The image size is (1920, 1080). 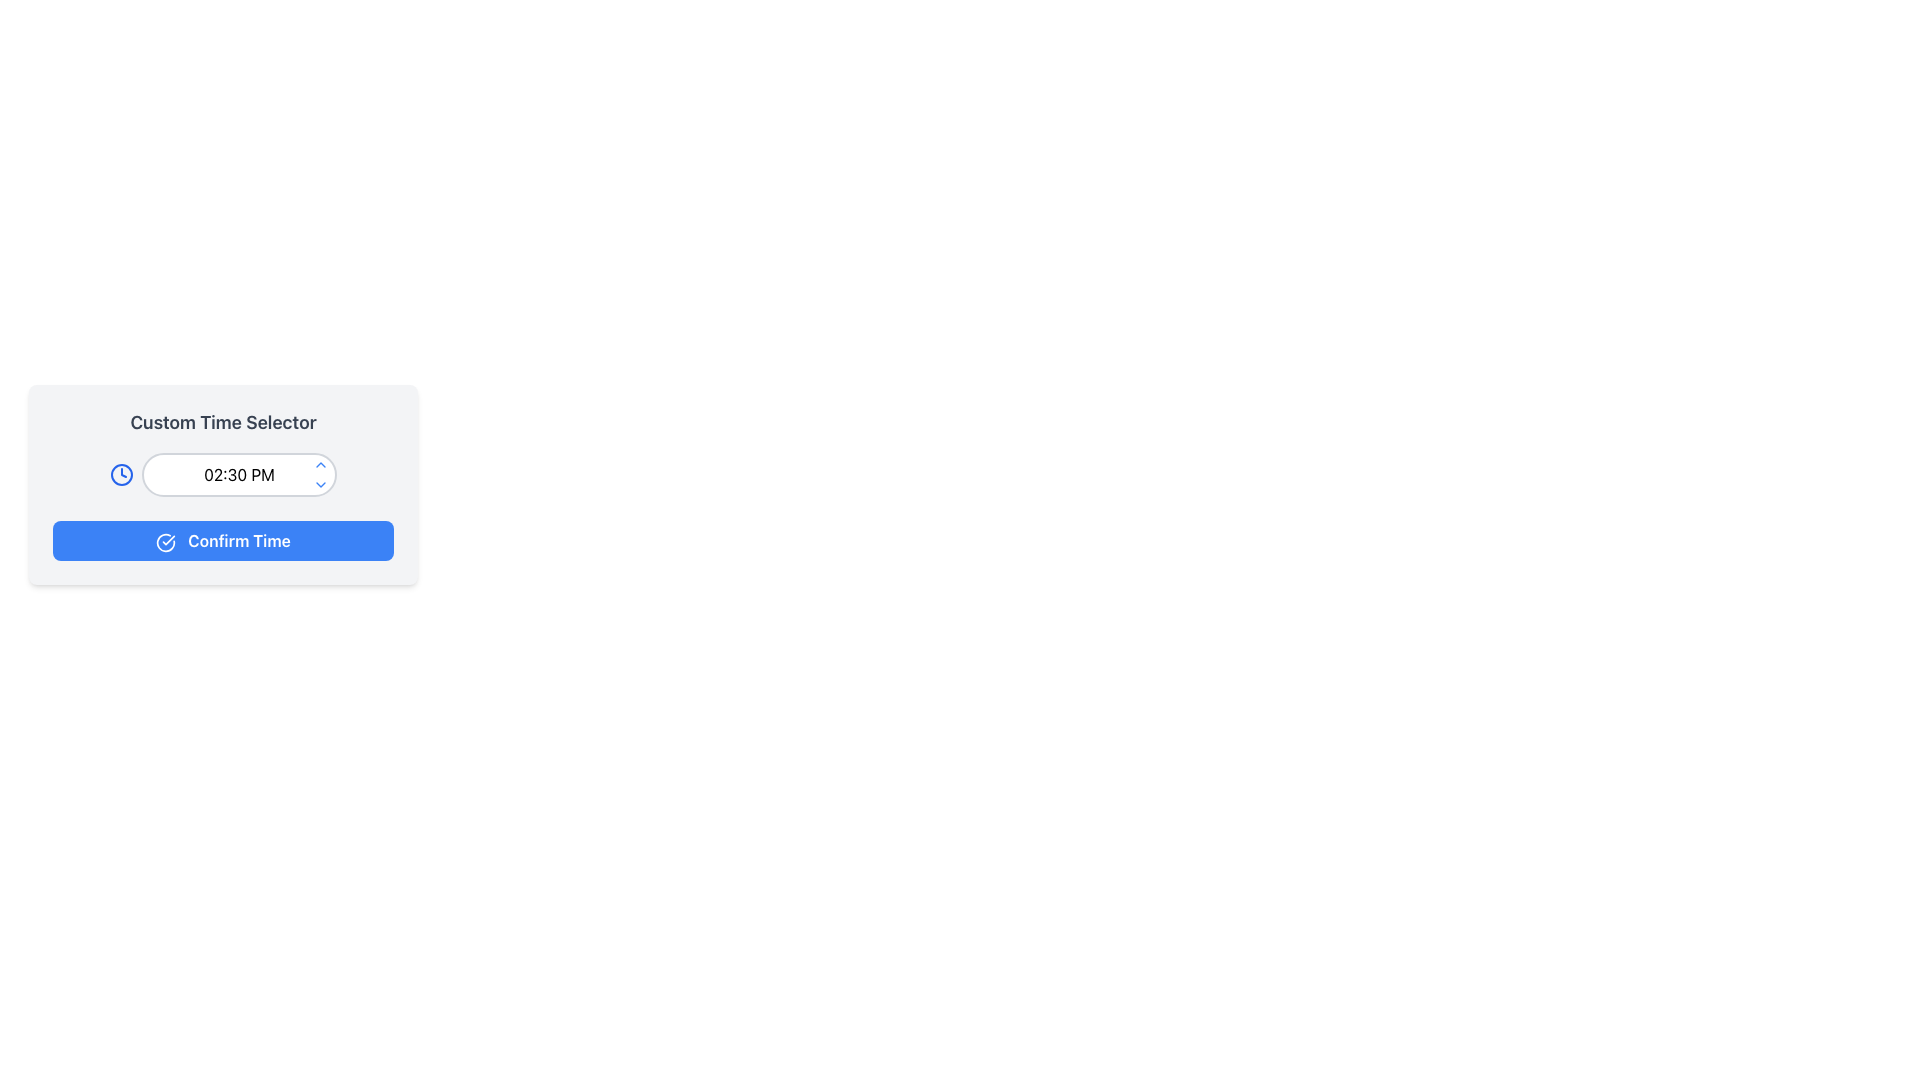 I want to click on the header Text Label that indicates the purpose of the content below, which involves selecting and confirming a custom time, so click(x=223, y=422).